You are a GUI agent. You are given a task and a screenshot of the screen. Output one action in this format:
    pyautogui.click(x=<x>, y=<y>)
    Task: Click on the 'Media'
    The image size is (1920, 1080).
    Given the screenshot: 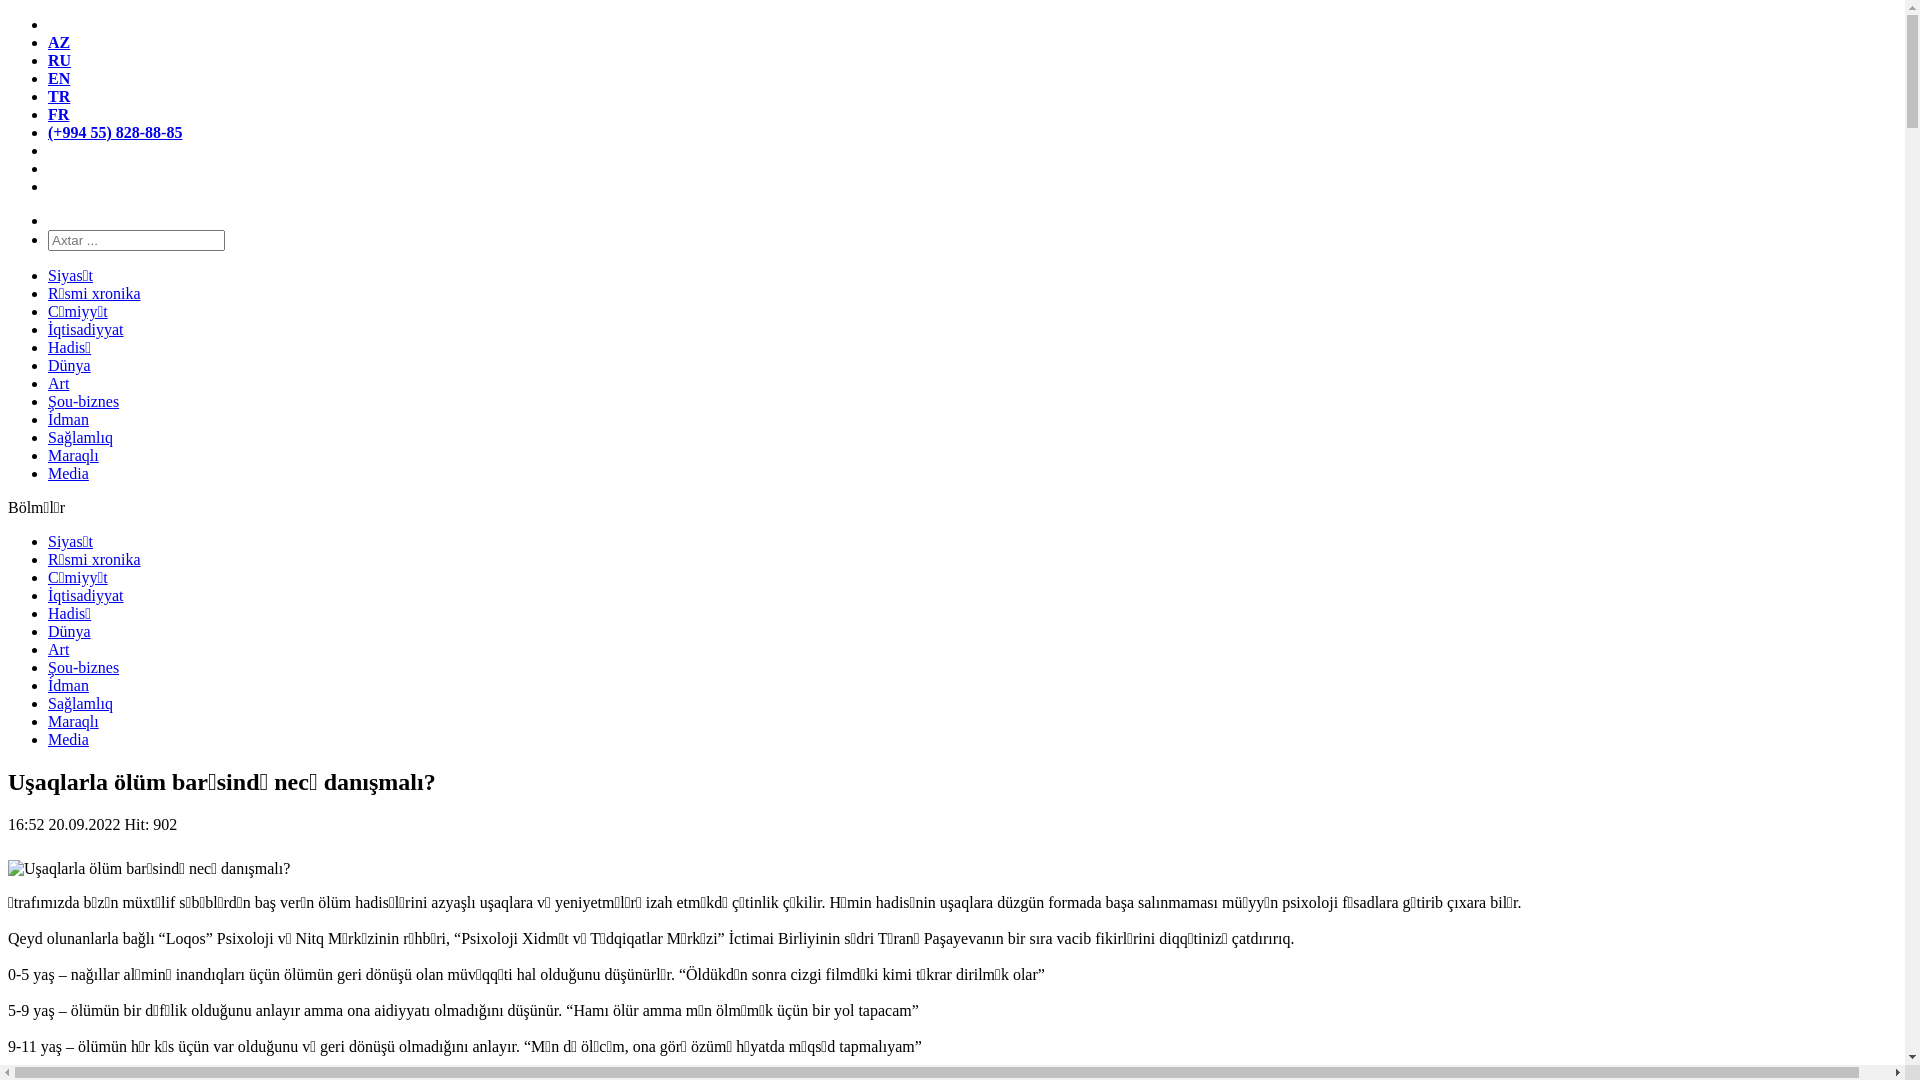 What is the action you would take?
    pyautogui.click(x=68, y=739)
    